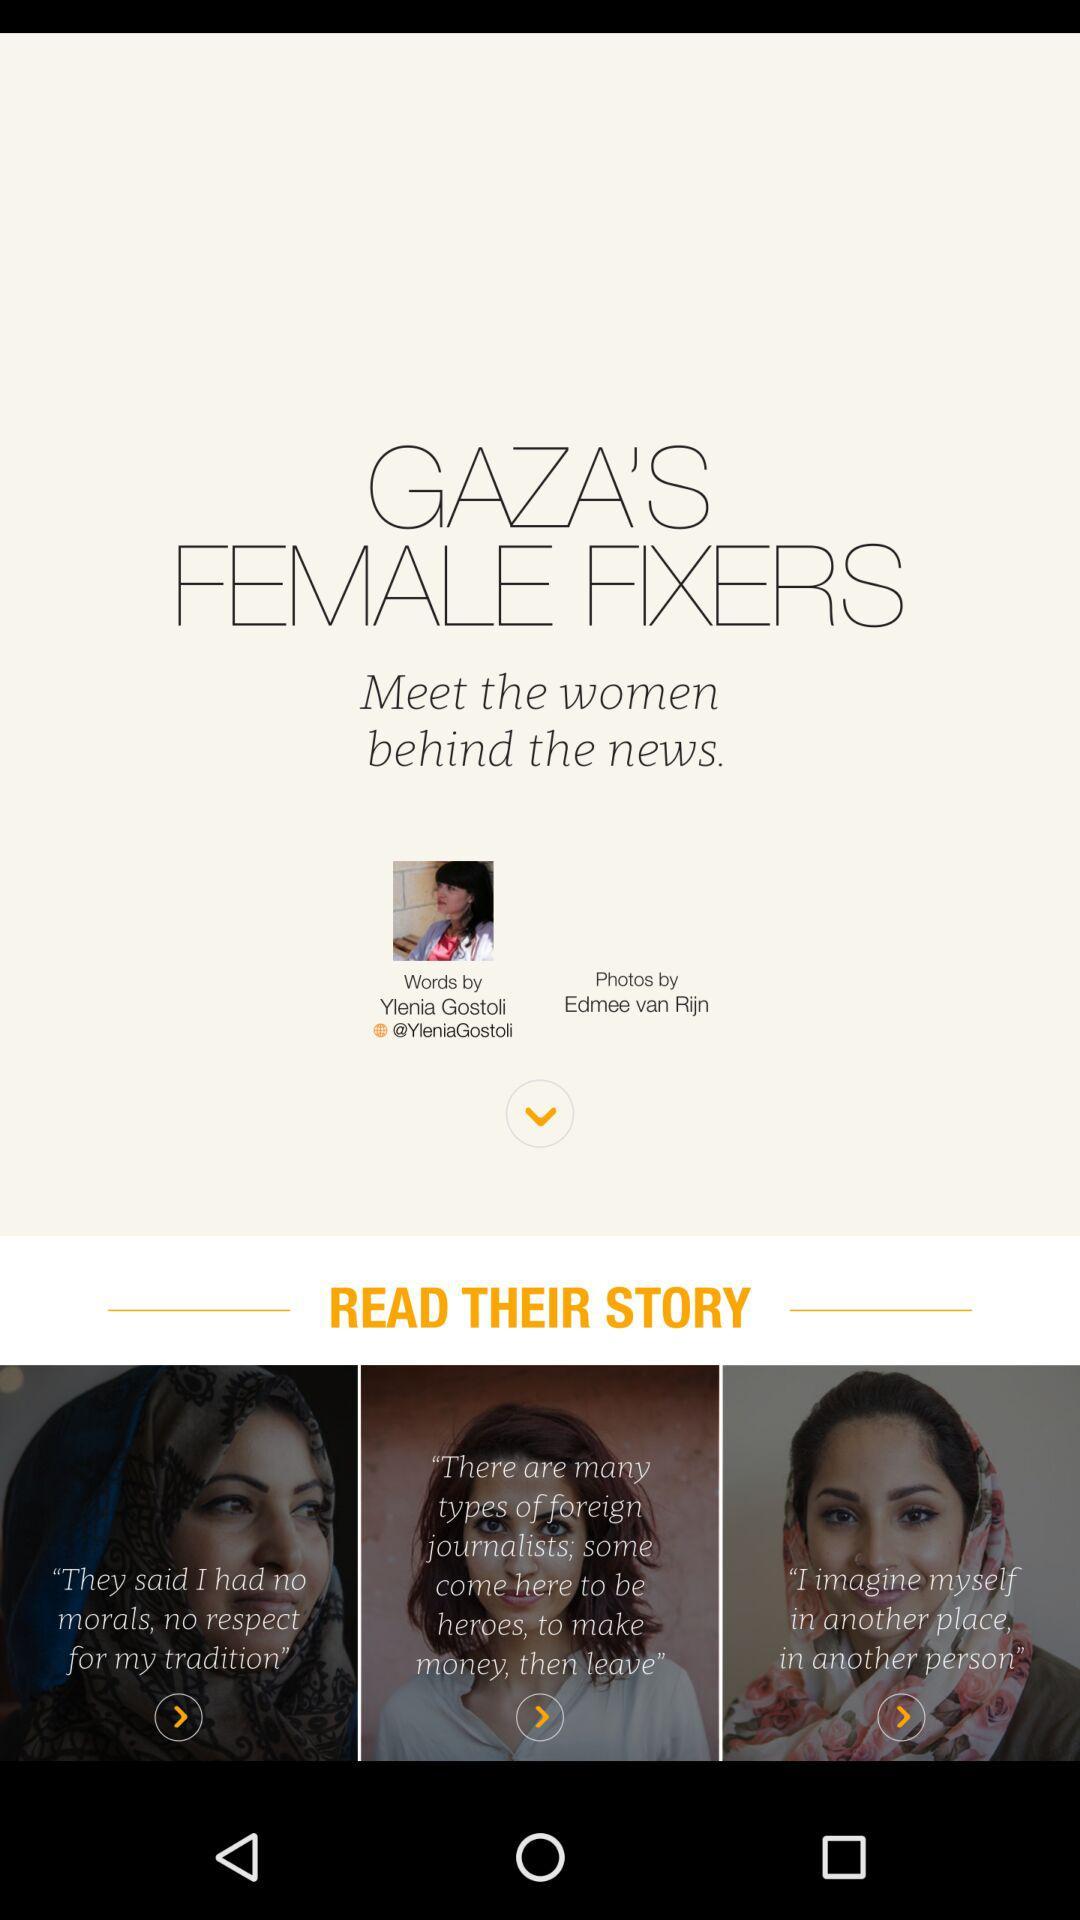  Describe the element at coordinates (540, 1112) in the screenshot. I see `see more option` at that location.